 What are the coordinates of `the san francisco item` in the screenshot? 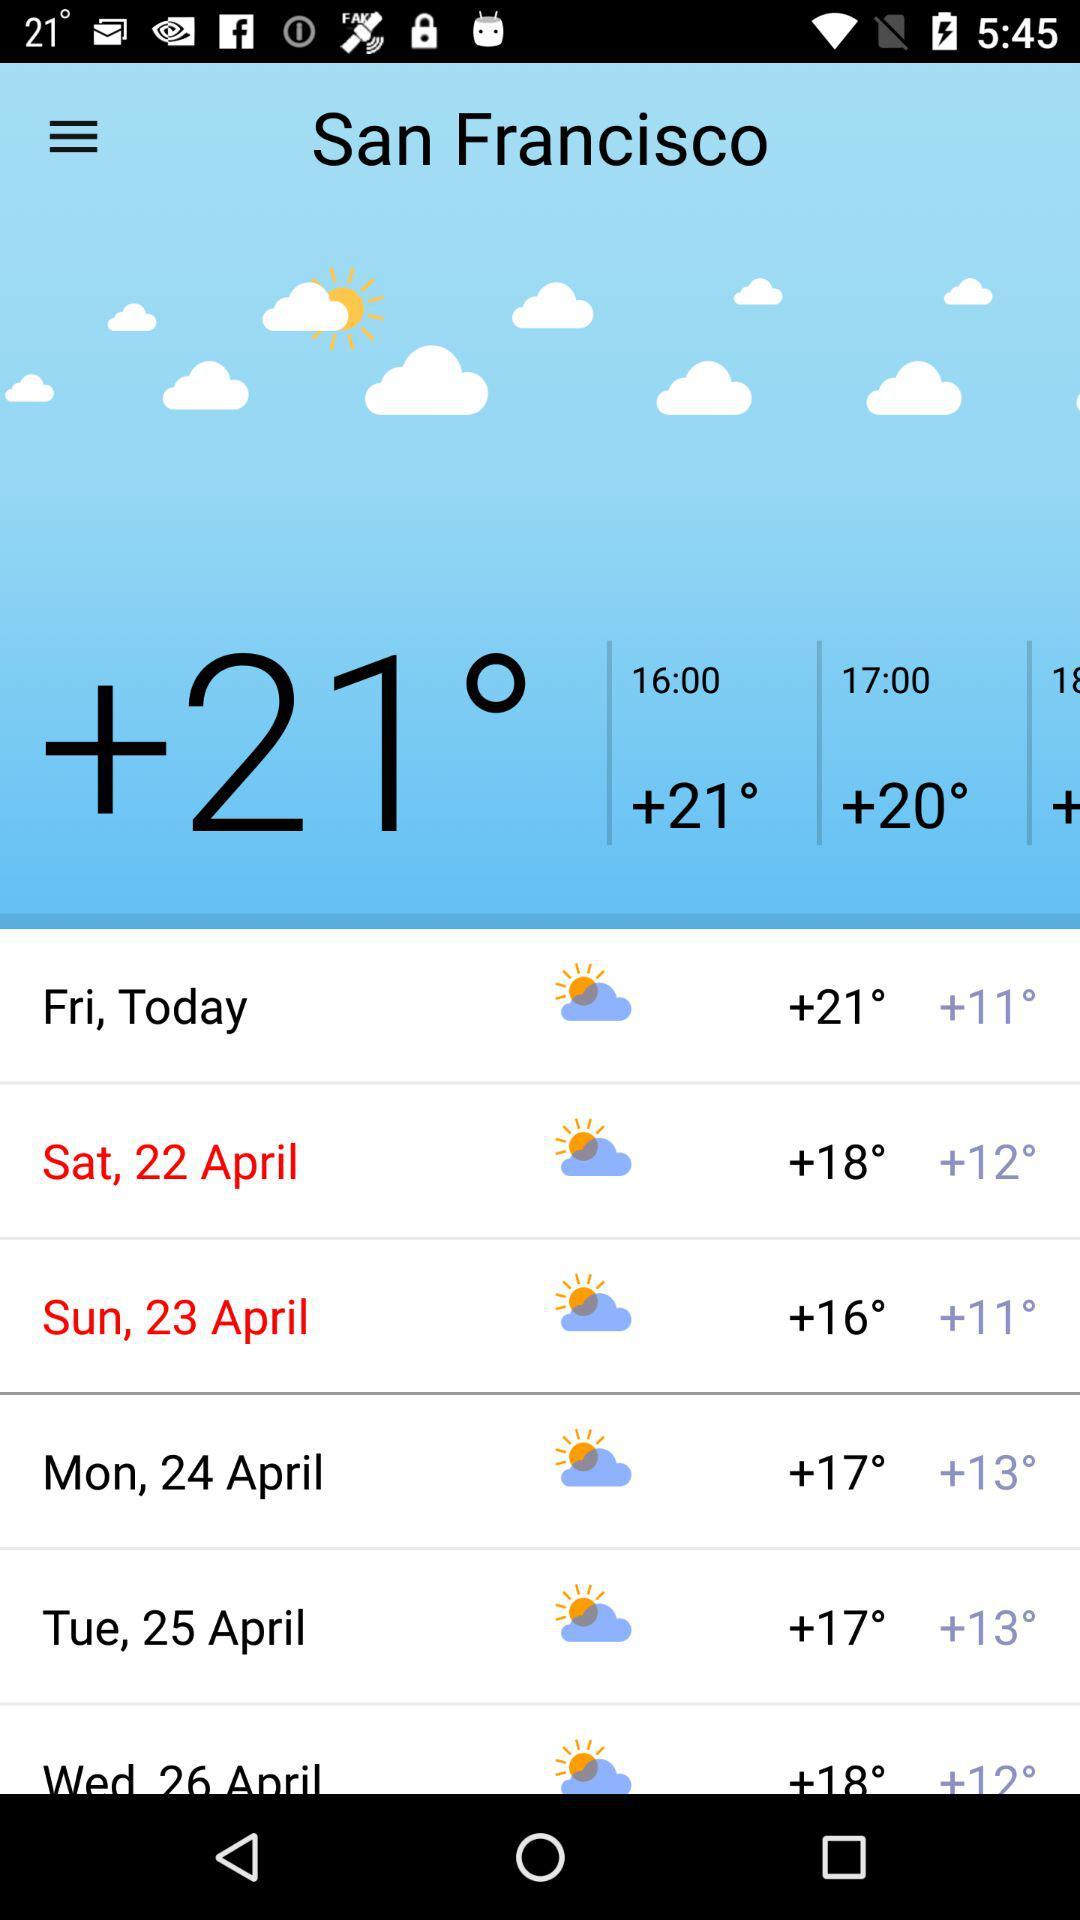 It's located at (540, 135).